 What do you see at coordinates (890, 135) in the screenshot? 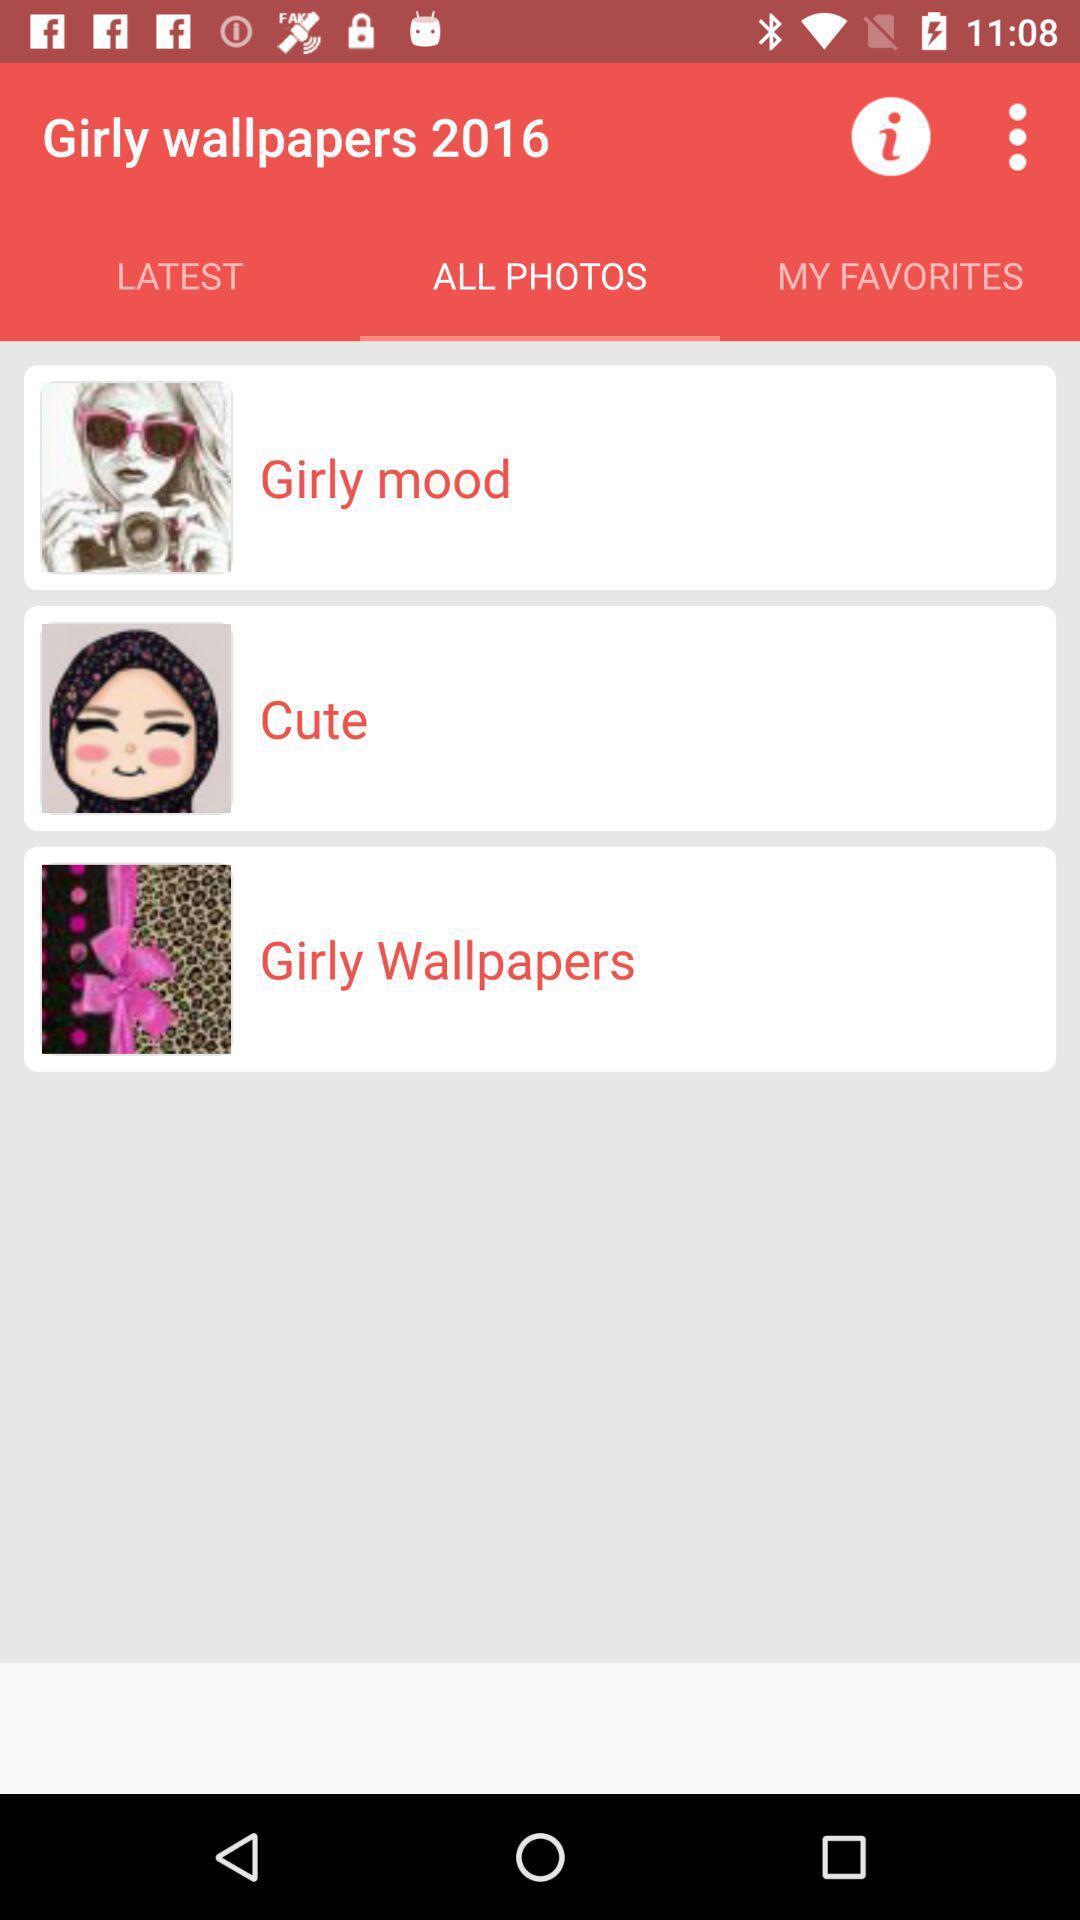
I see `the item above the my favorites icon` at bounding box center [890, 135].